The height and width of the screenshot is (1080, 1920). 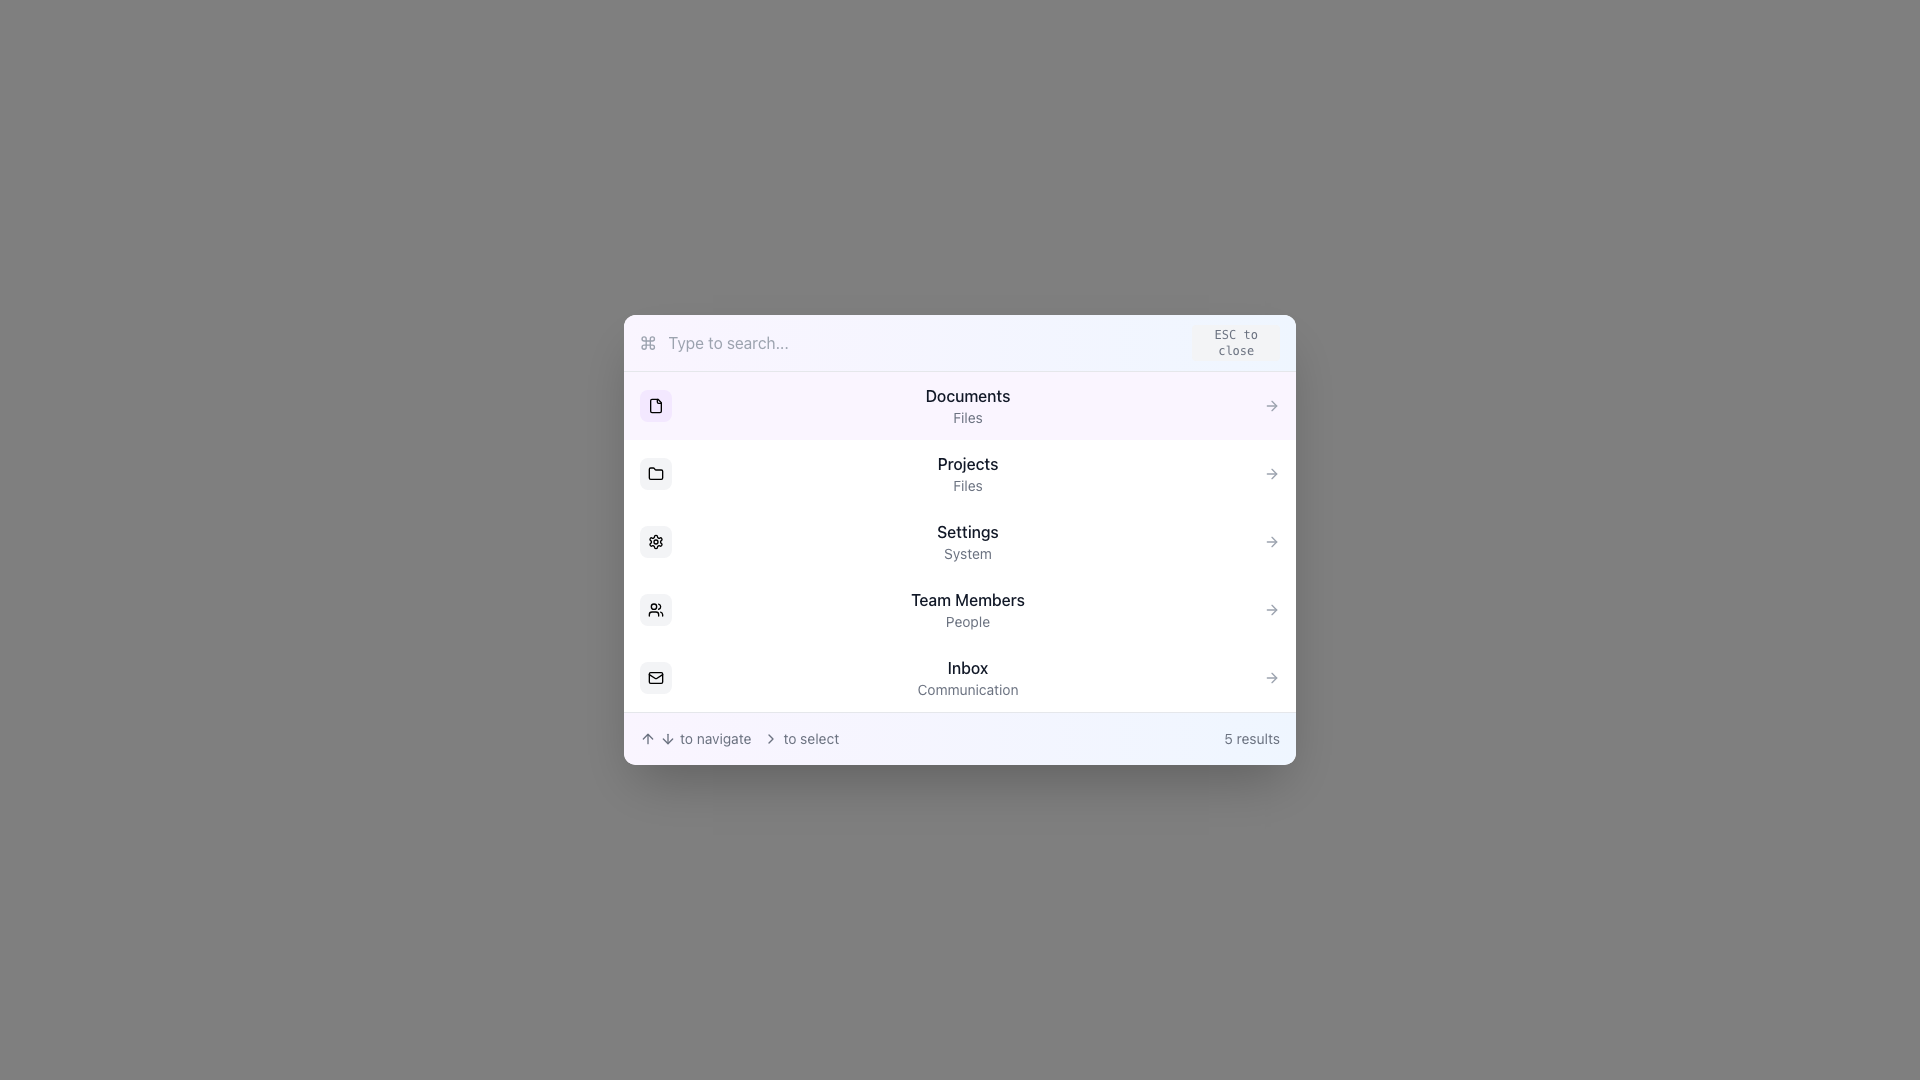 What do you see at coordinates (960, 677) in the screenshot?
I see `the rectangular section of the dropdown menu that displays 'Inbox' and 'Communication'` at bounding box center [960, 677].